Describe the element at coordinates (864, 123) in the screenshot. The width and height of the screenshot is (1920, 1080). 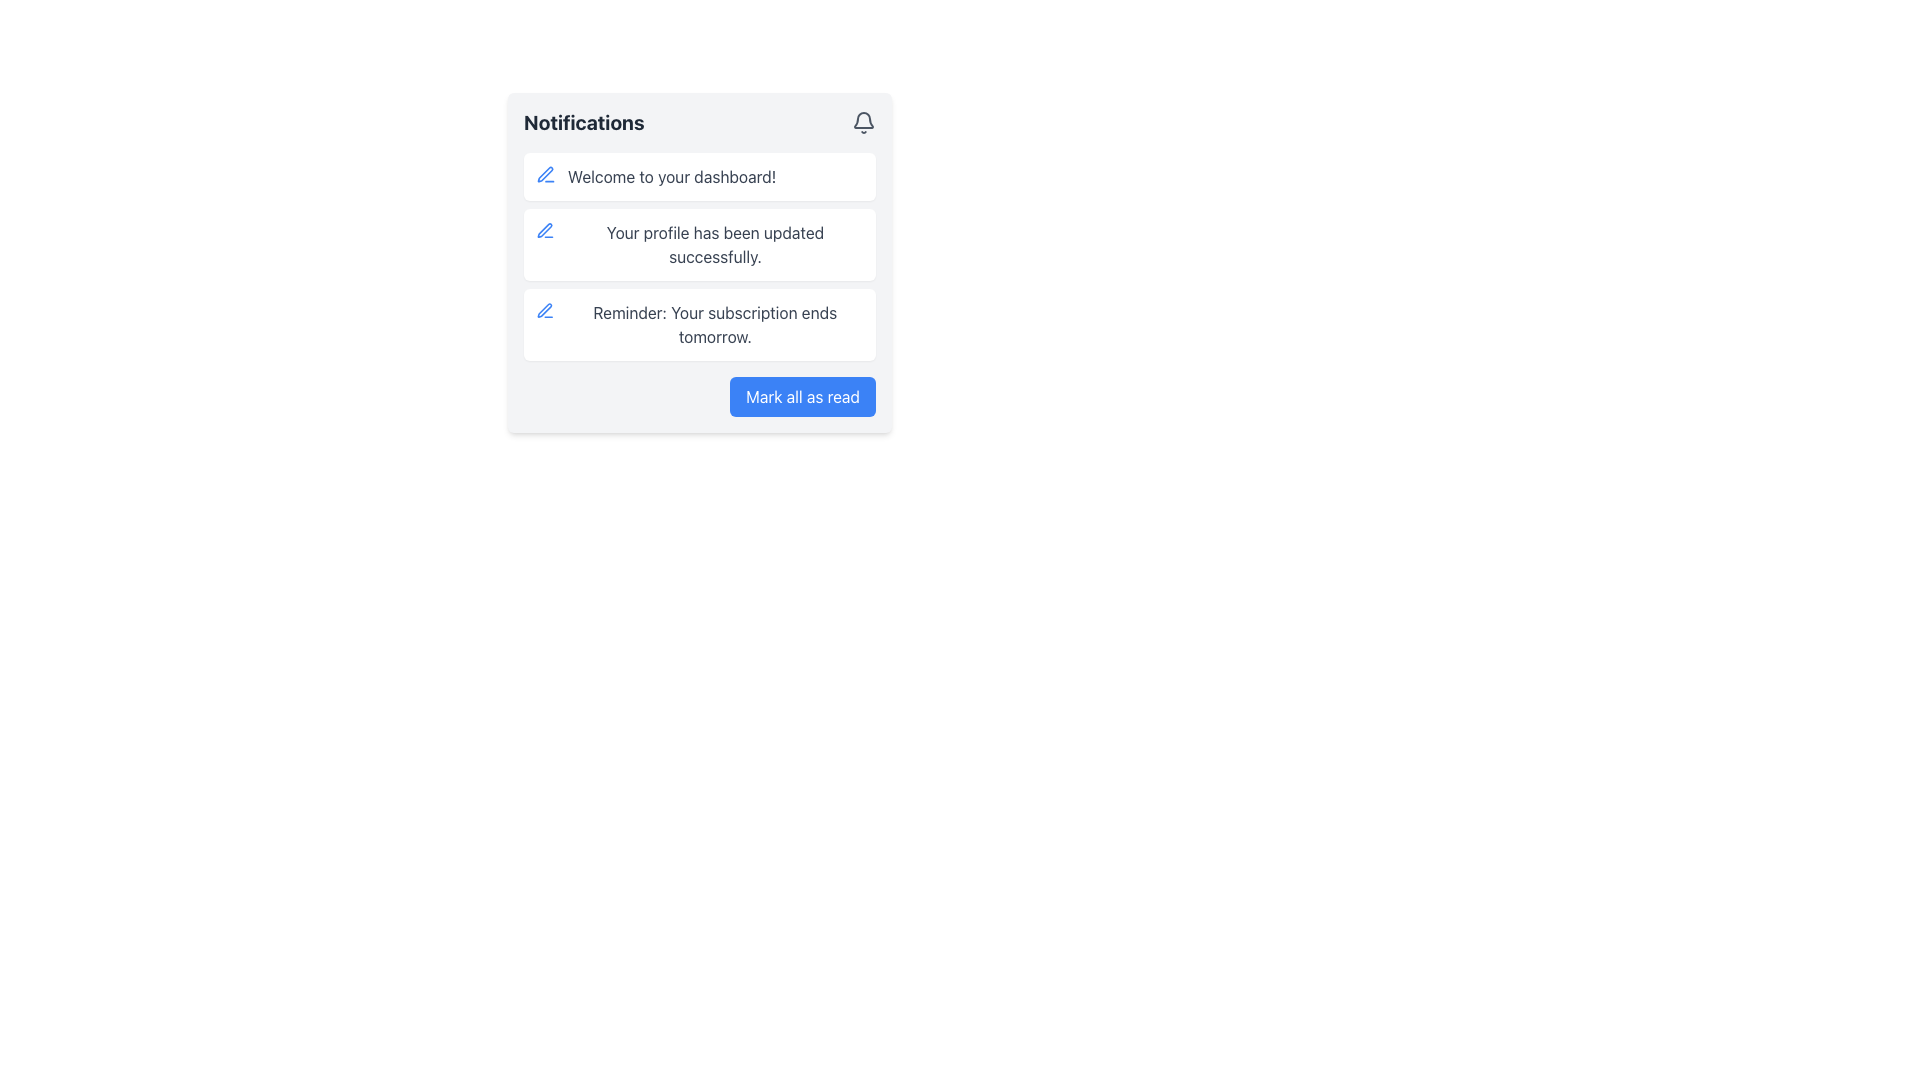
I see `the bell icon located in the upper right corner of the 'Notifications' box, which is rendered in a thin stroke style and is gray in color` at that location.